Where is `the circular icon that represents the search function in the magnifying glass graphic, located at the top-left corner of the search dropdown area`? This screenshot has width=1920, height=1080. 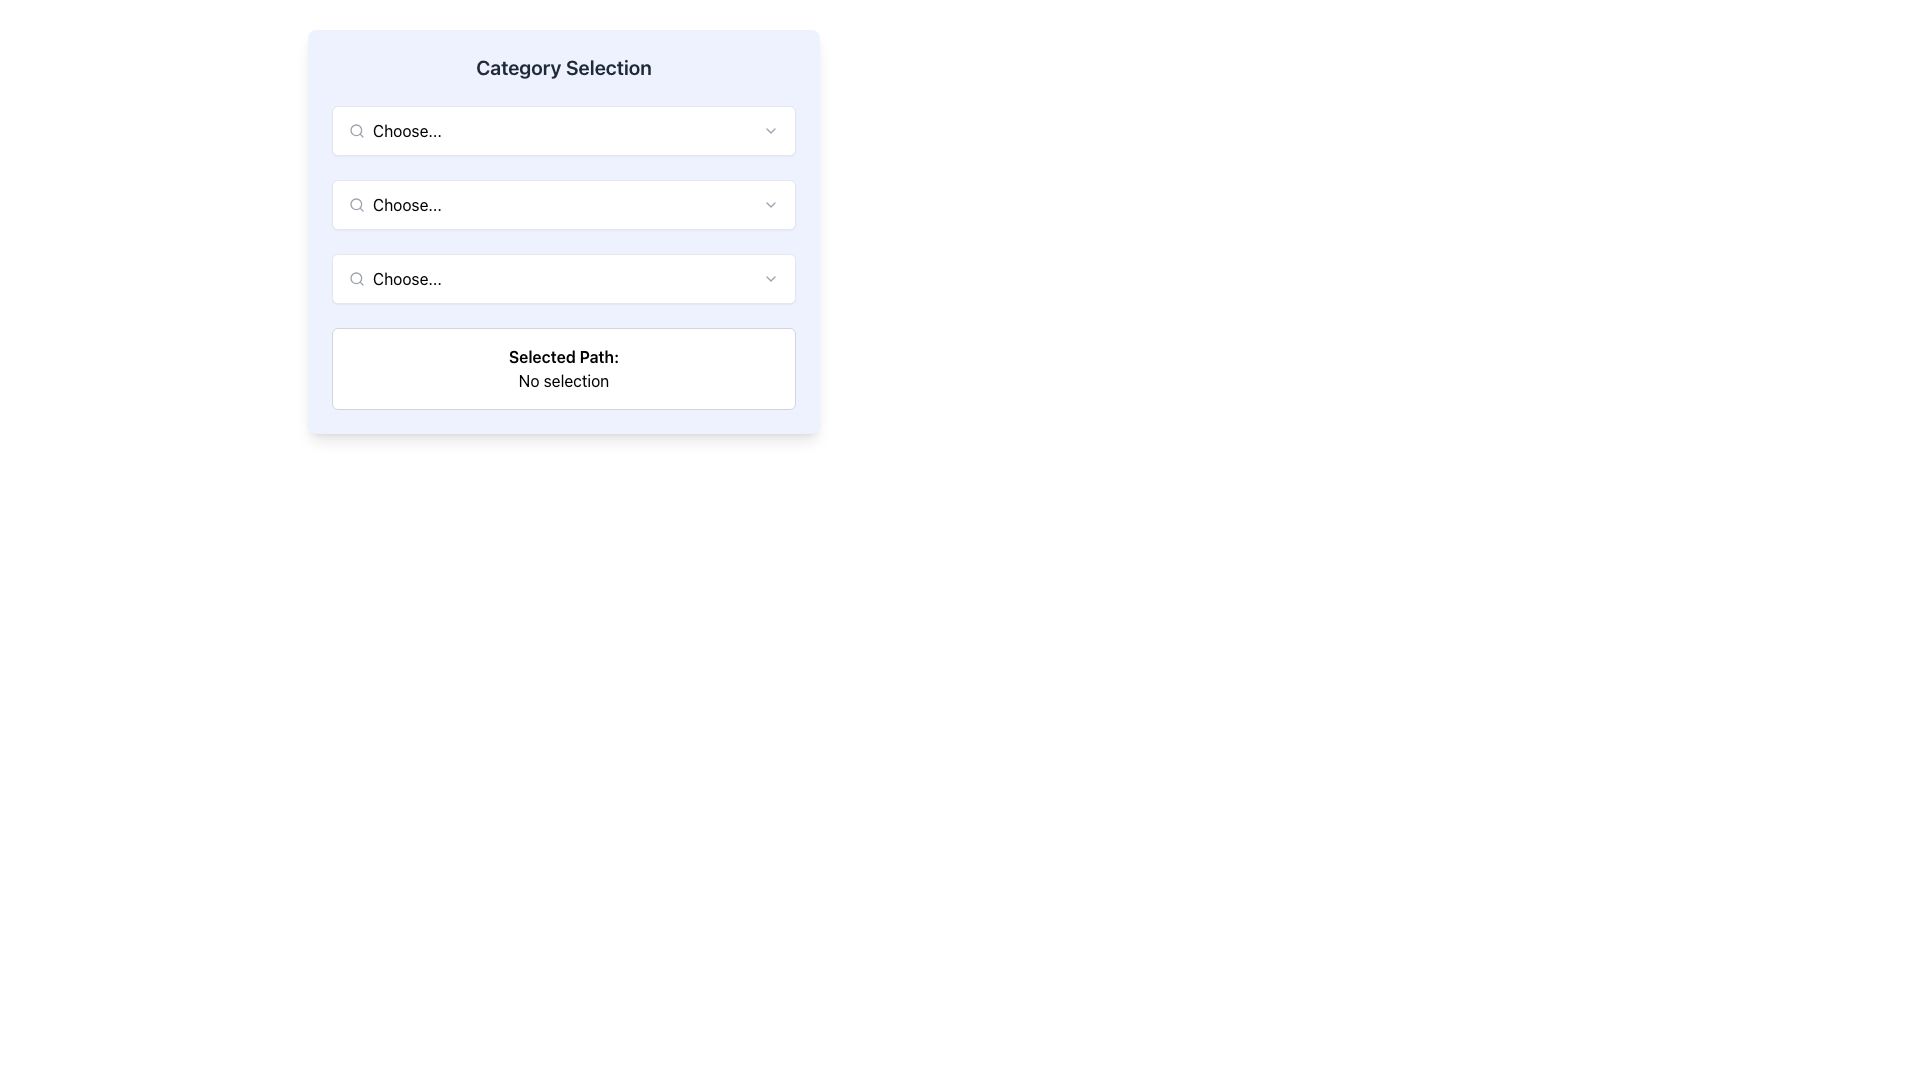 the circular icon that represents the search function in the magnifying glass graphic, located at the top-left corner of the search dropdown area is located at coordinates (356, 130).